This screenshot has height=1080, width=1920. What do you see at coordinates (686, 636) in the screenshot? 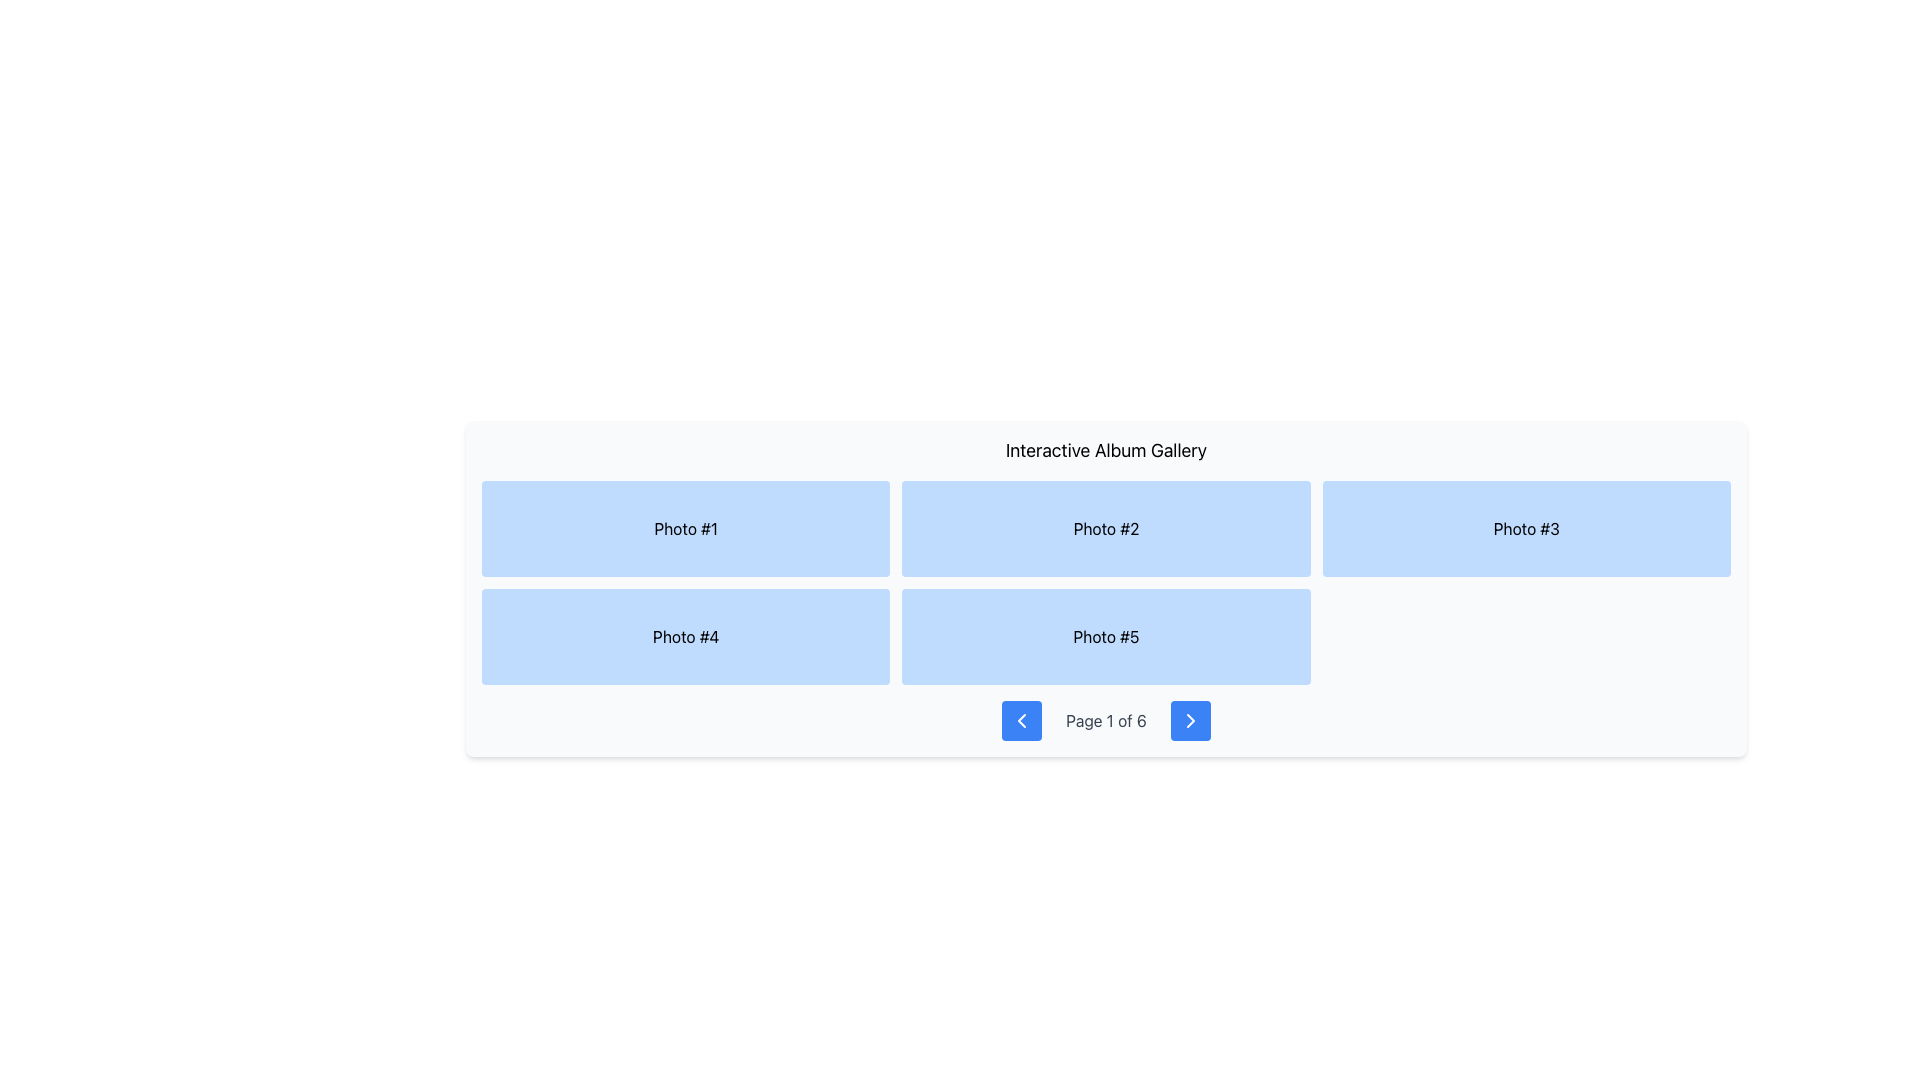
I see `the static display box representing 'Photo #4', which is the fourth item in a grid of photo thumbnails located in the second row, first column` at bounding box center [686, 636].